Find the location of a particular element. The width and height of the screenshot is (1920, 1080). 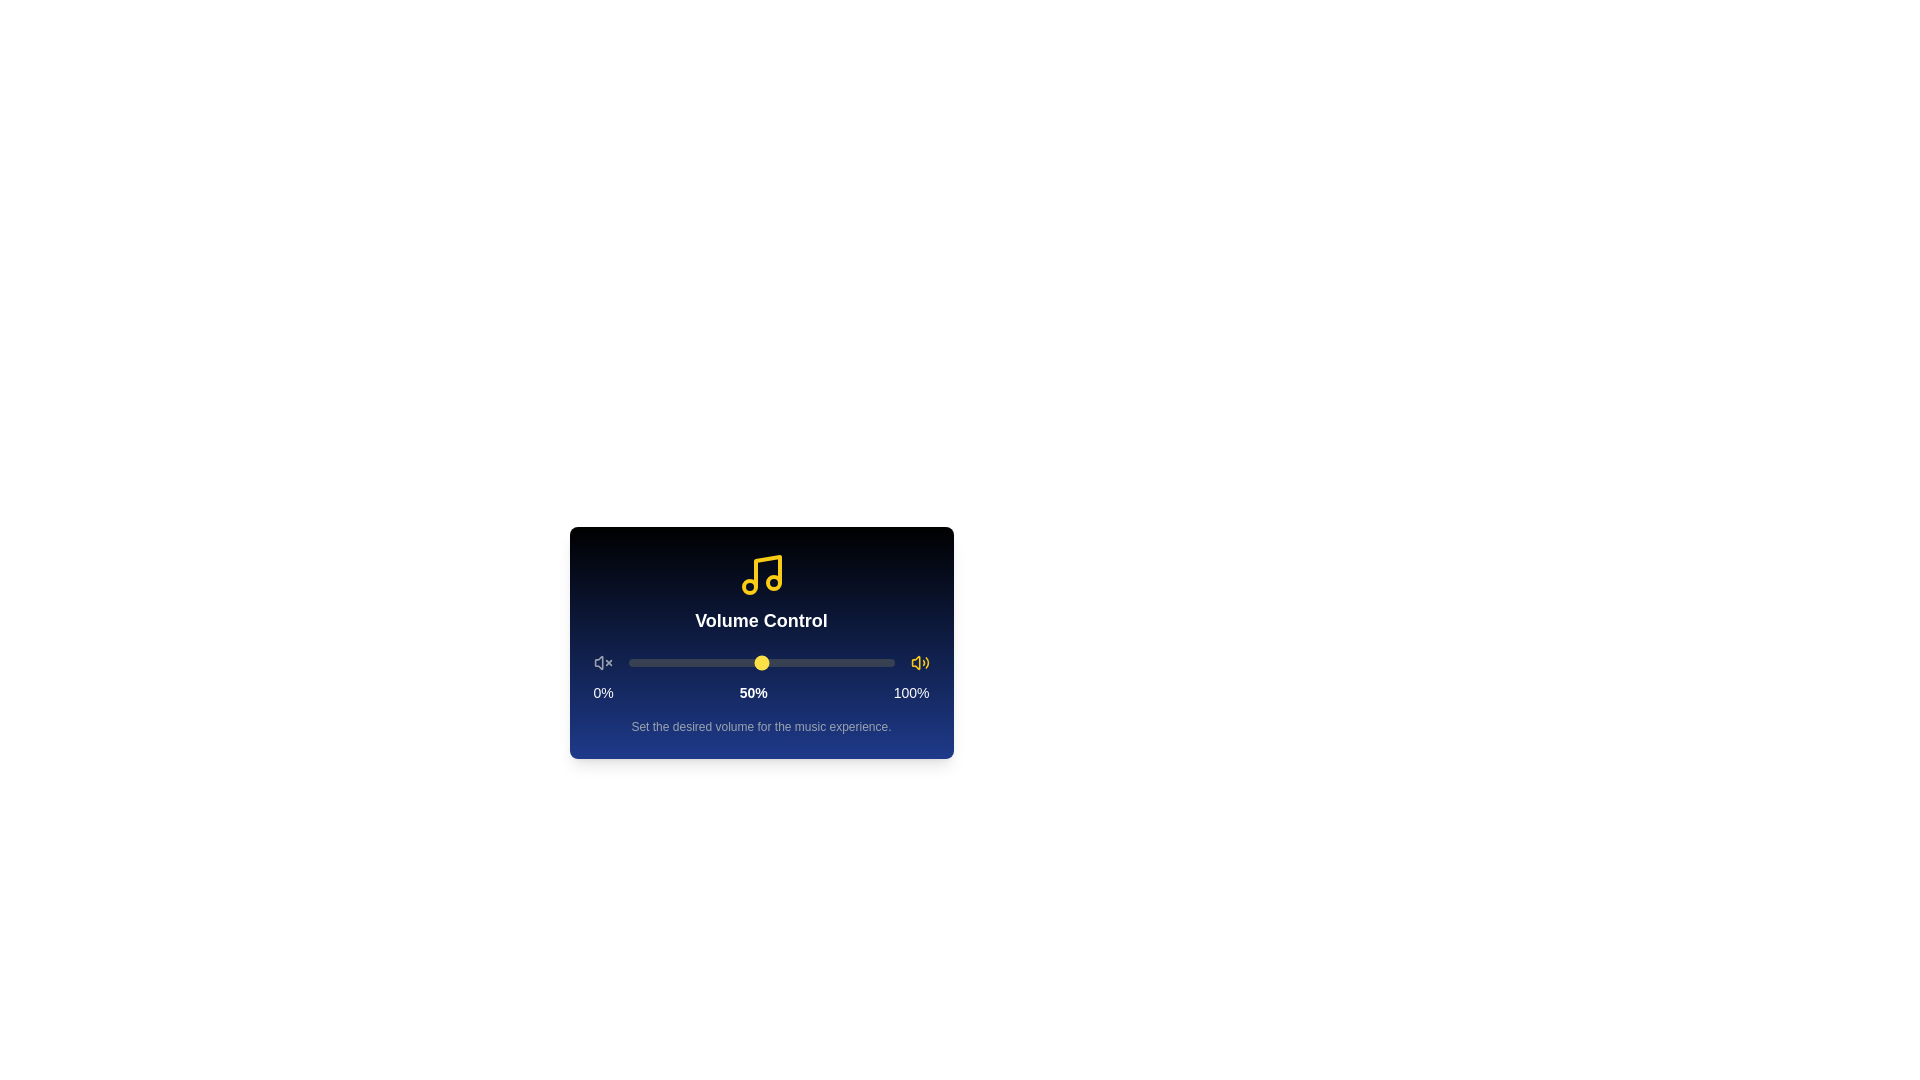

the high volume icon to increase the volume is located at coordinates (919, 663).